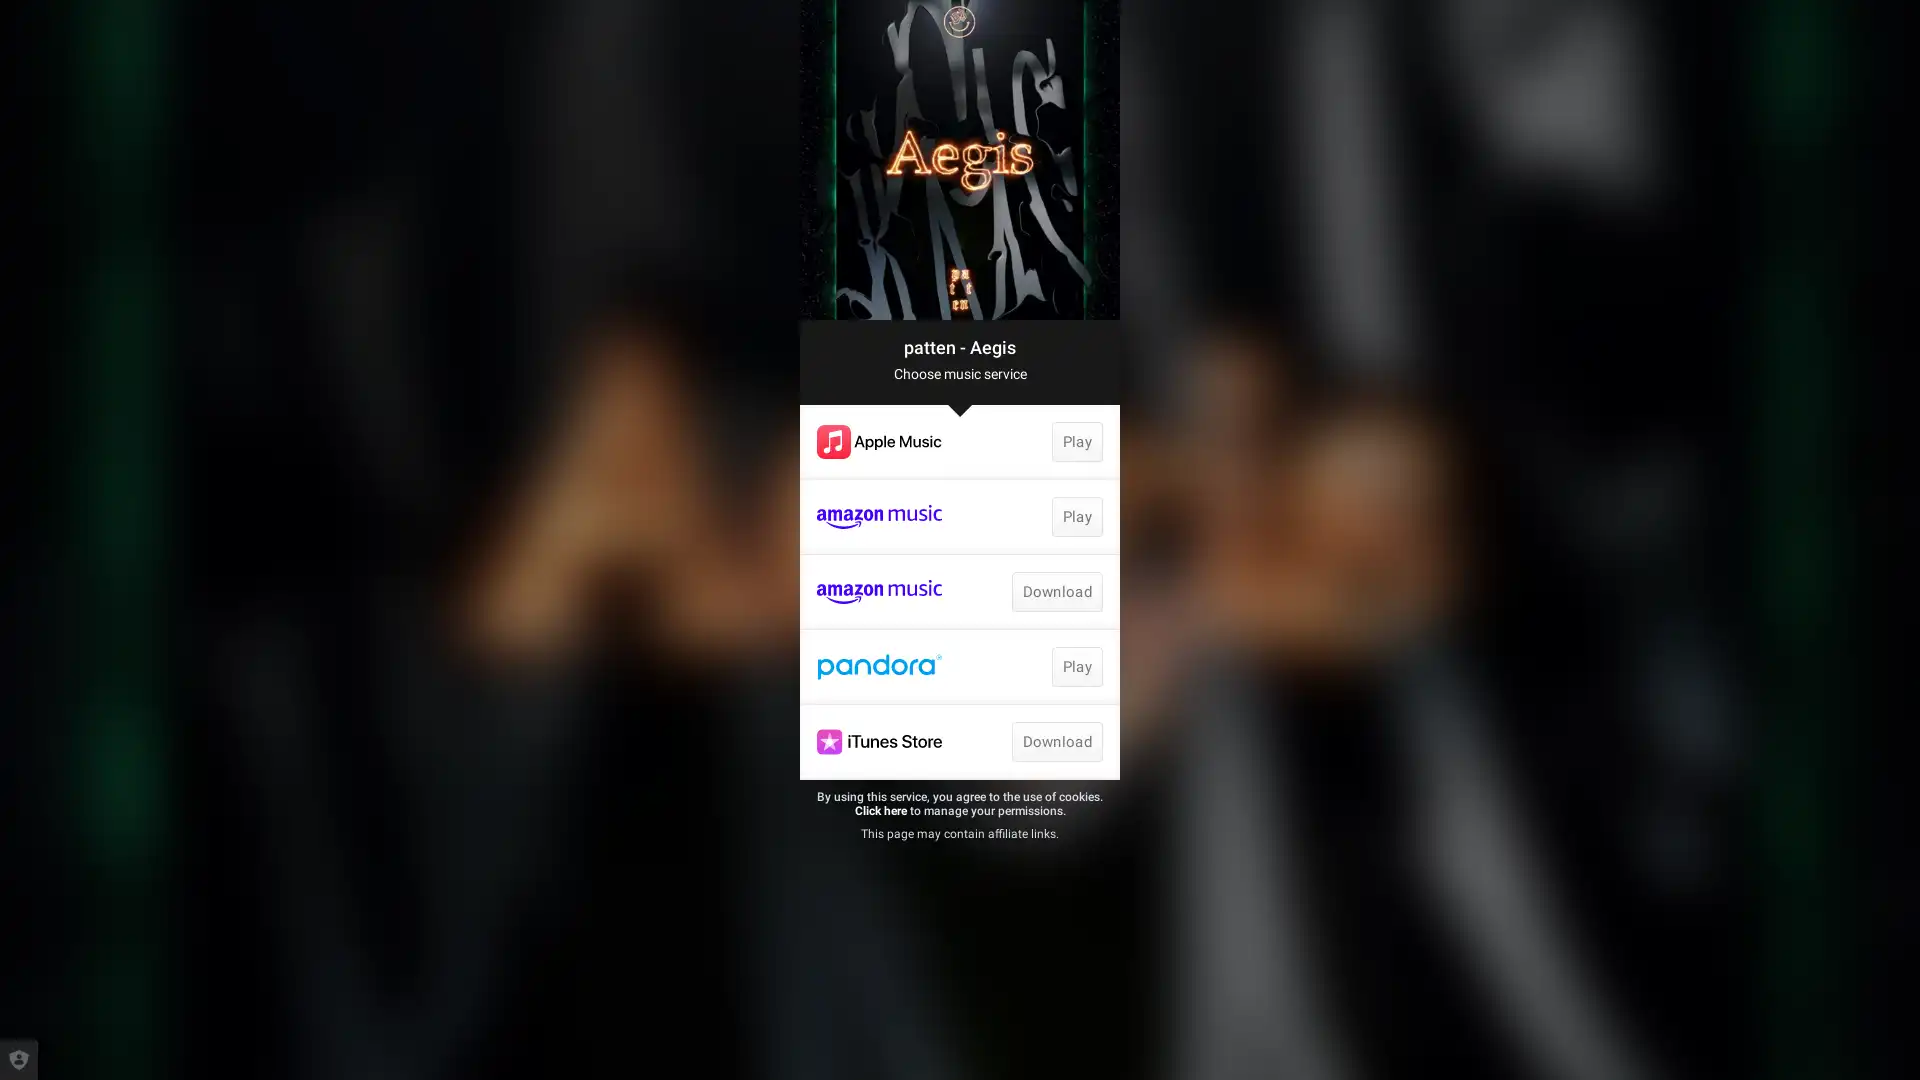 The width and height of the screenshot is (1920, 1080). I want to click on Download, so click(1055, 590).